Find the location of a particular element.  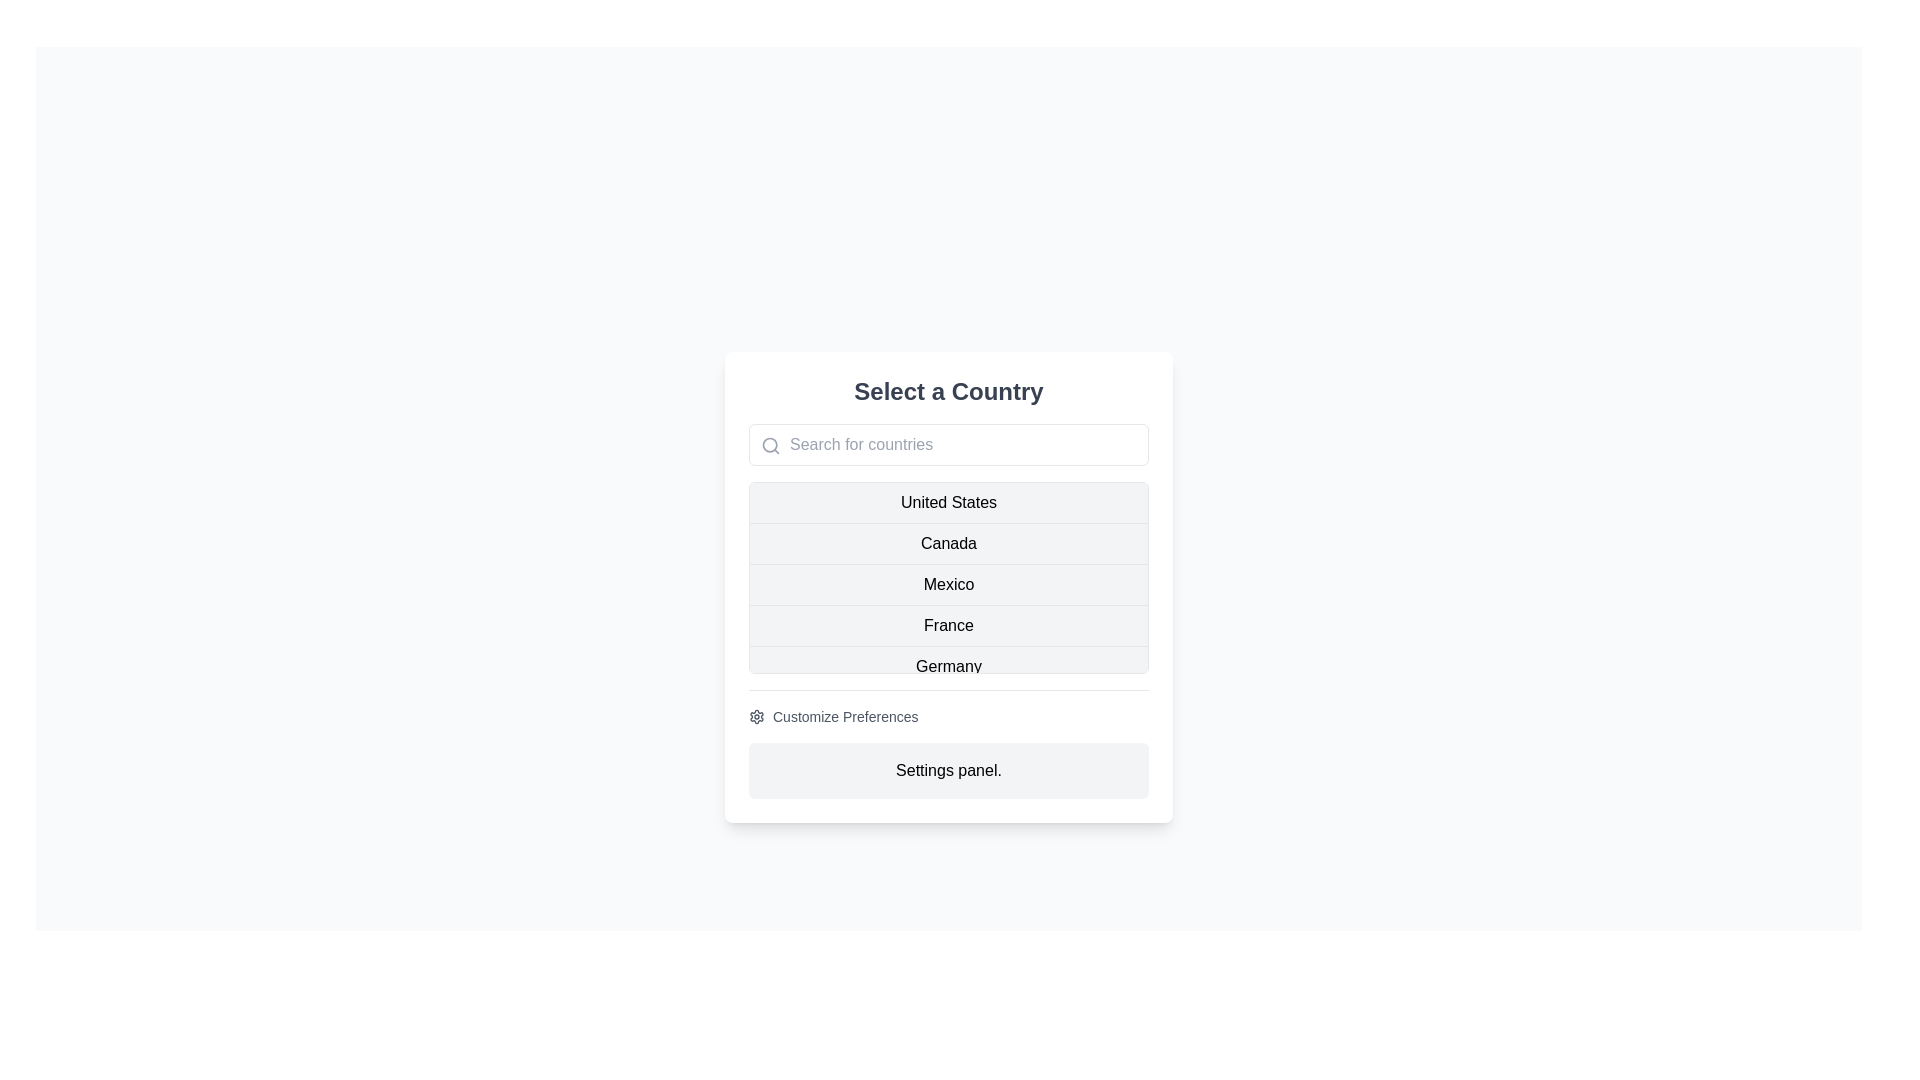

the third item in the list, which contains the text 'Mexico' is located at coordinates (948, 583).